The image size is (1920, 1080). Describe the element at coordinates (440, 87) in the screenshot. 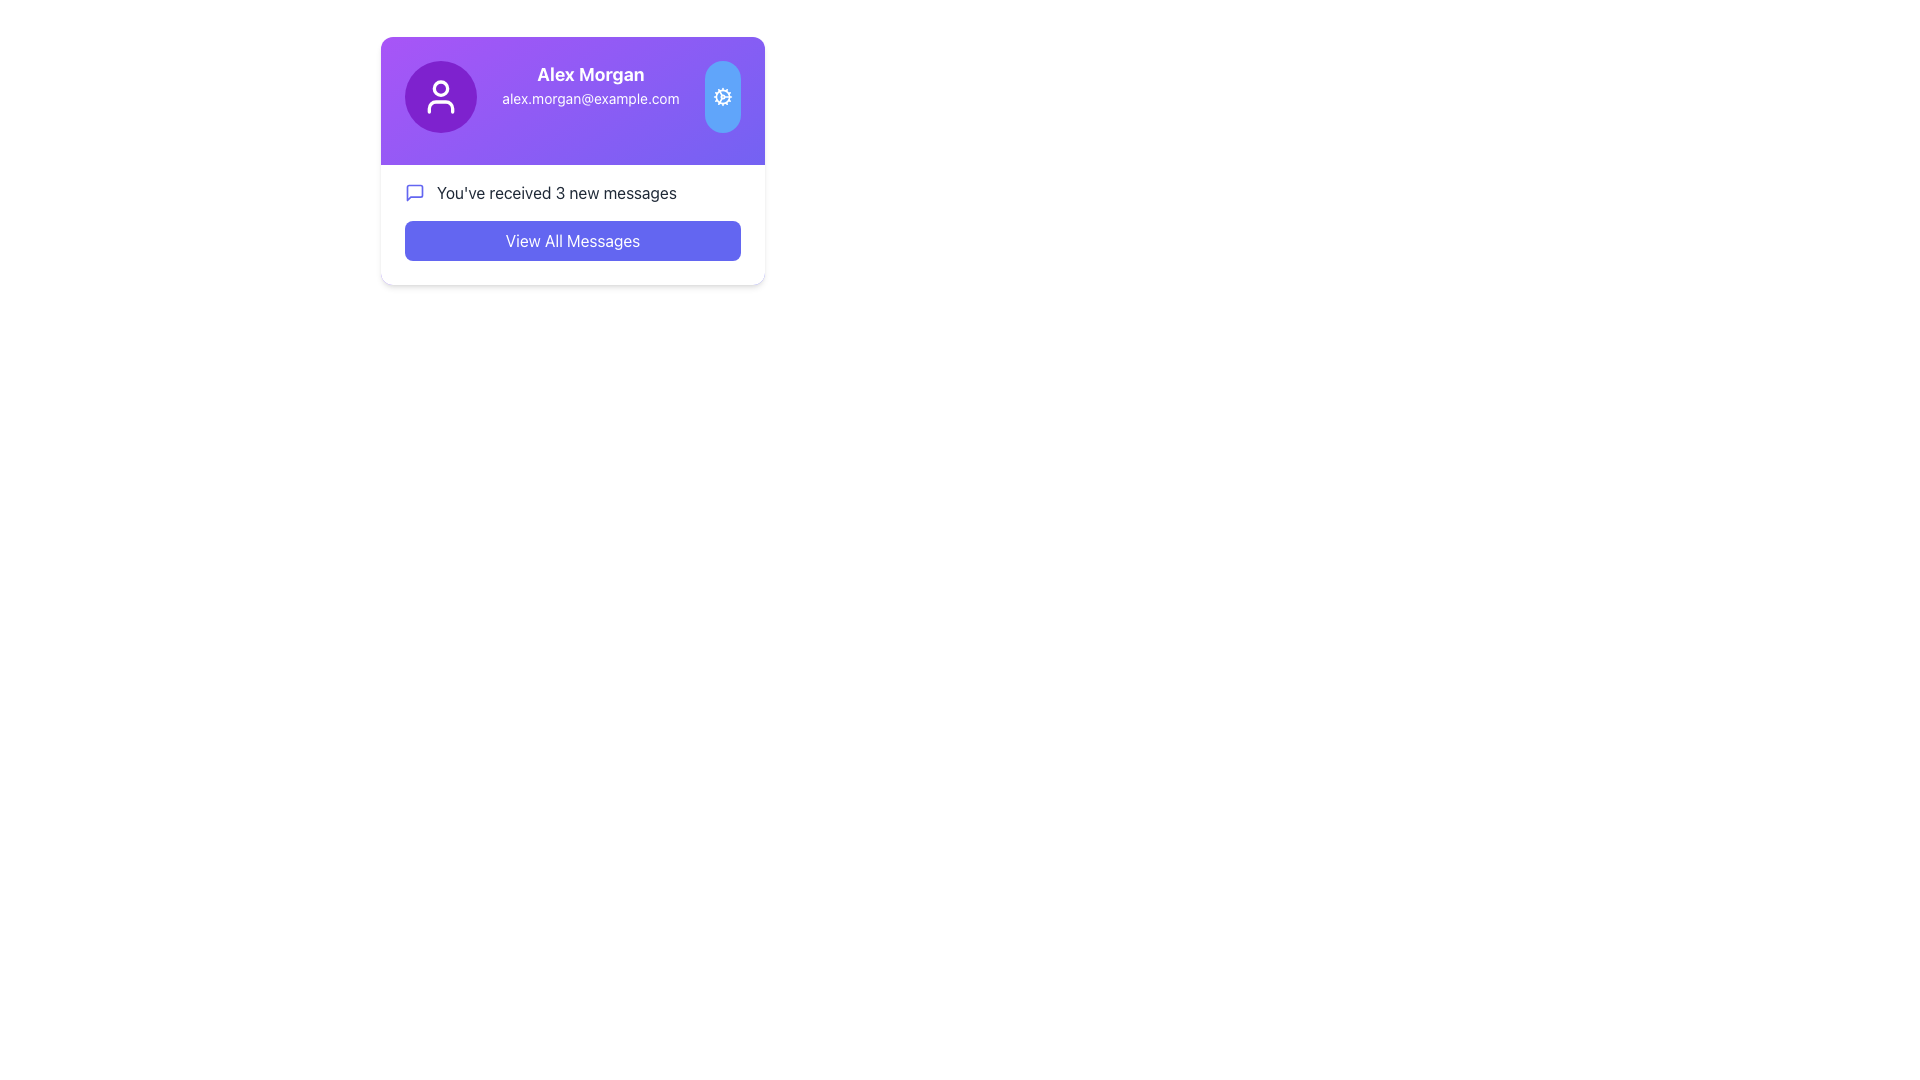

I see `the decorative circular component of the user icon, which is located at the top of the user profile icon within a purple gradient circle` at that location.